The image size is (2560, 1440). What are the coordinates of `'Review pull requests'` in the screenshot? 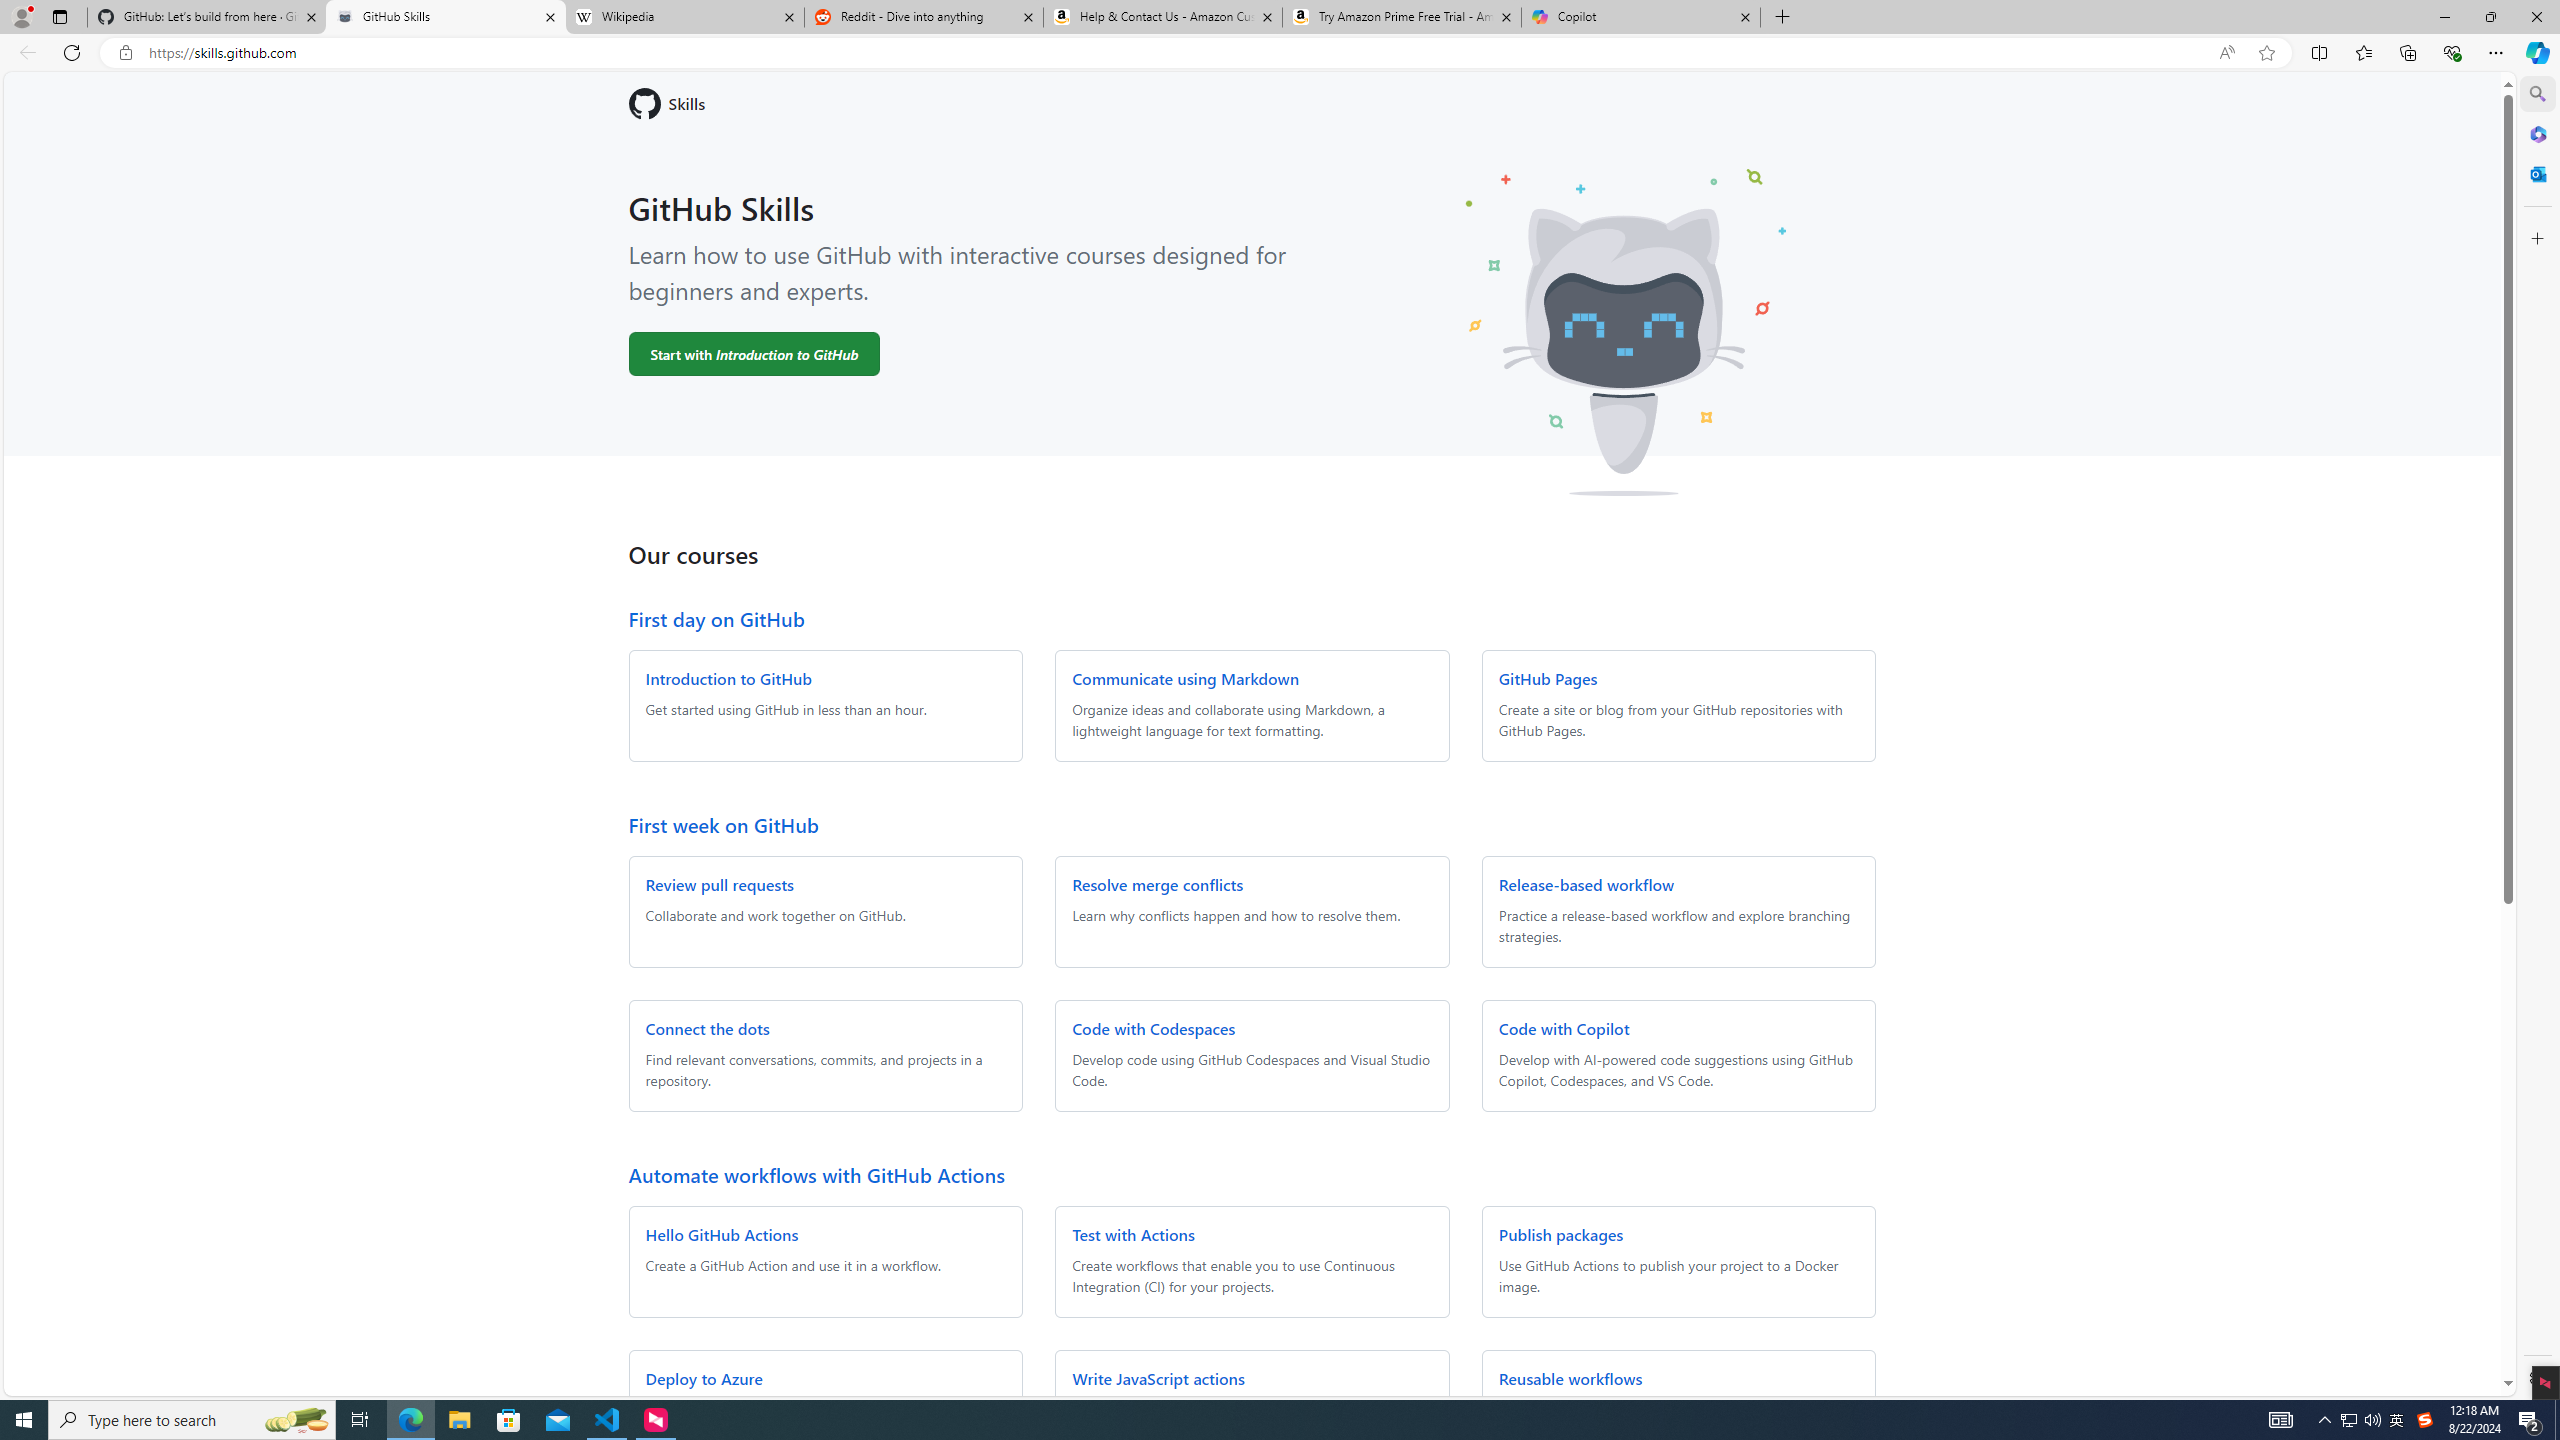 It's located at (718, 884).